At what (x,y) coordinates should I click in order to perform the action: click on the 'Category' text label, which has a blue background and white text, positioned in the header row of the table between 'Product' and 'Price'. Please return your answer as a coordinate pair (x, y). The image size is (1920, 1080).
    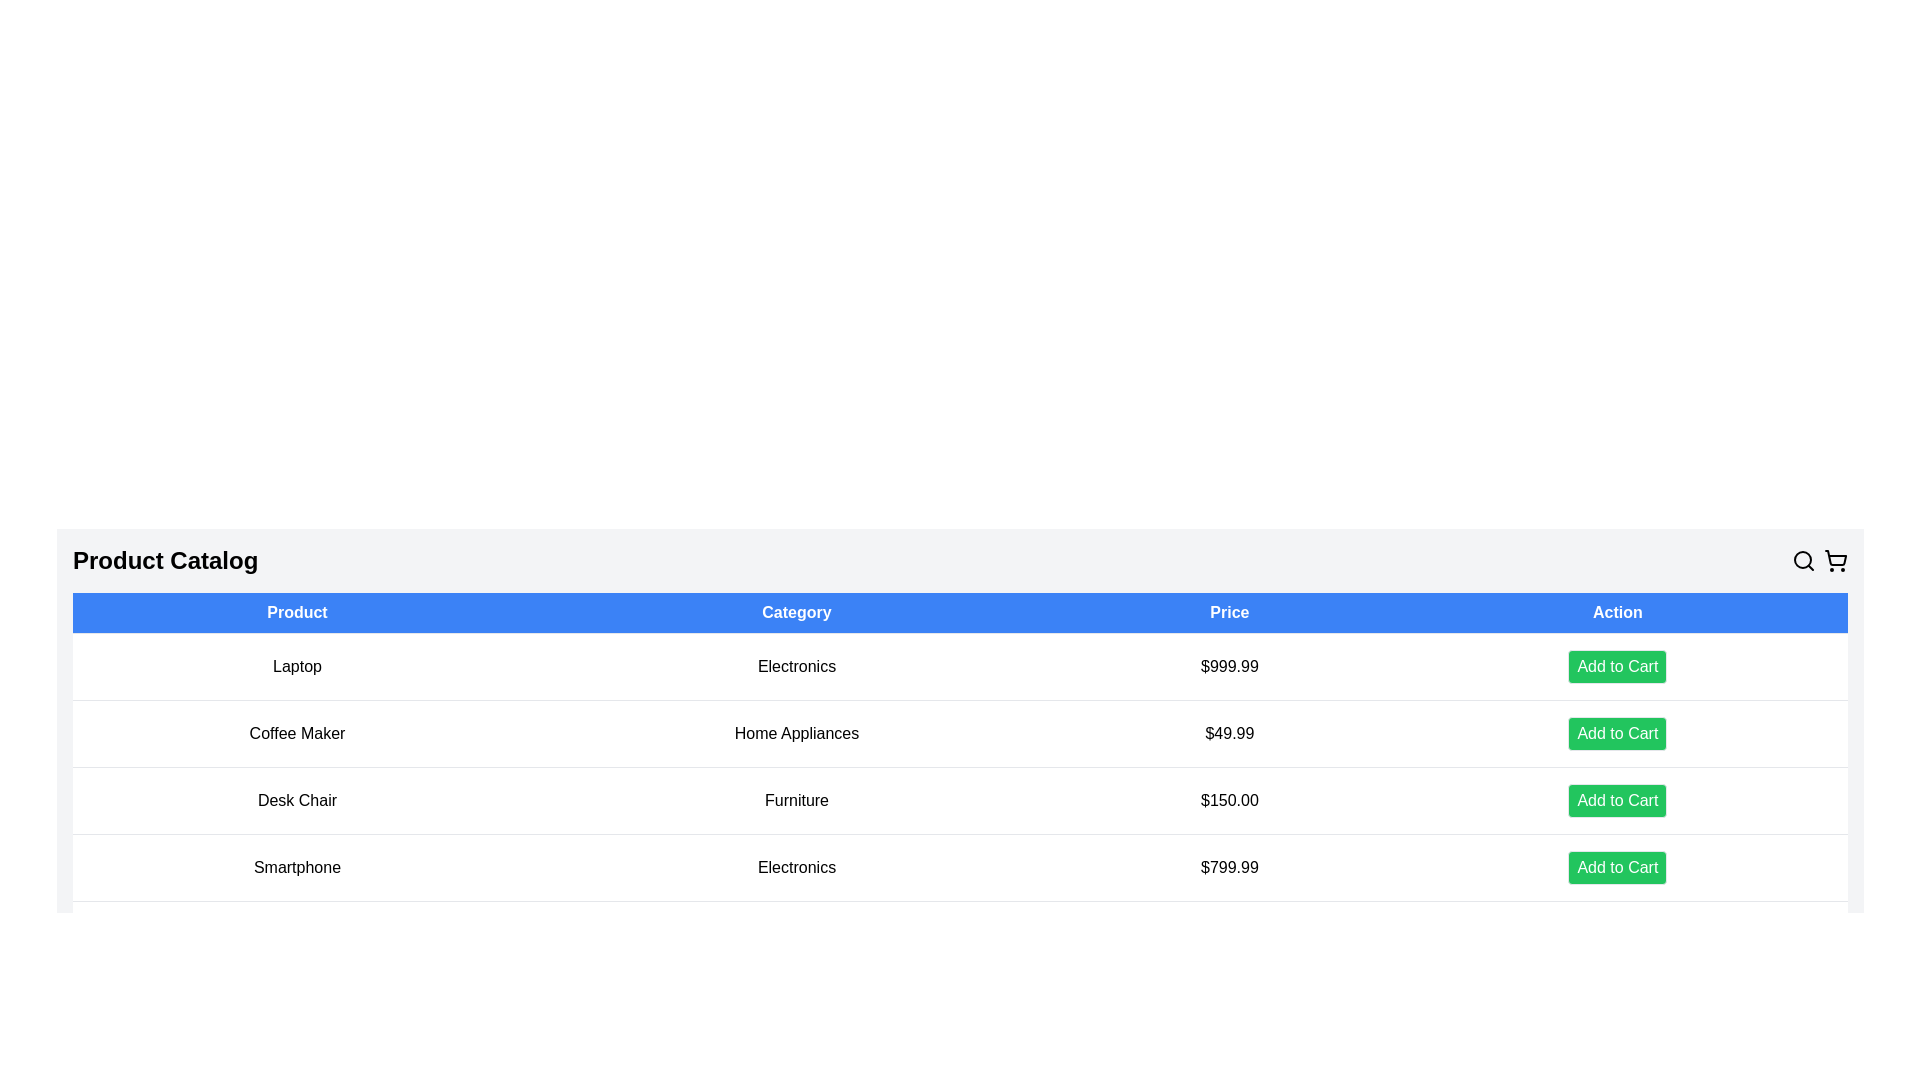
    Looking at the image, I should click on (795, 612).